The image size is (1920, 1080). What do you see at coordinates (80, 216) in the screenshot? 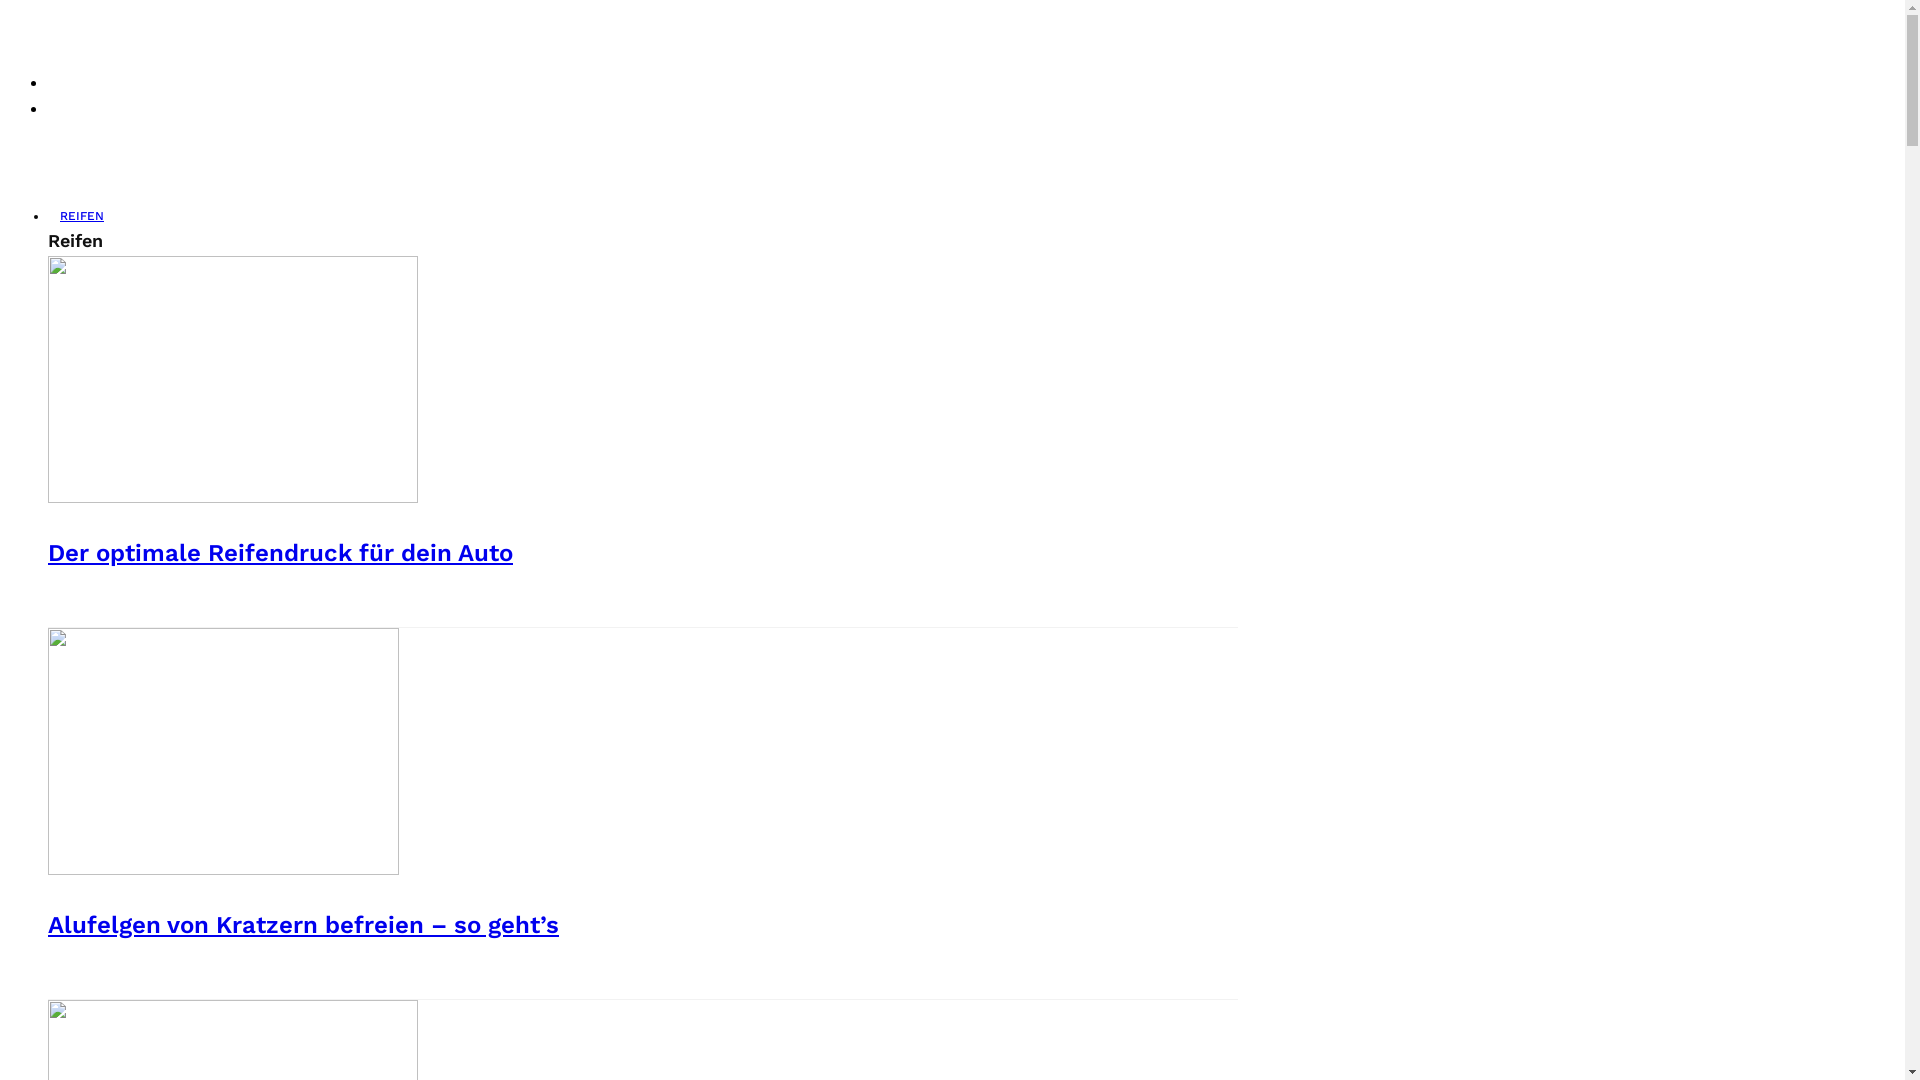
I see `'REIFEN'` at bounding box center [80, 216].